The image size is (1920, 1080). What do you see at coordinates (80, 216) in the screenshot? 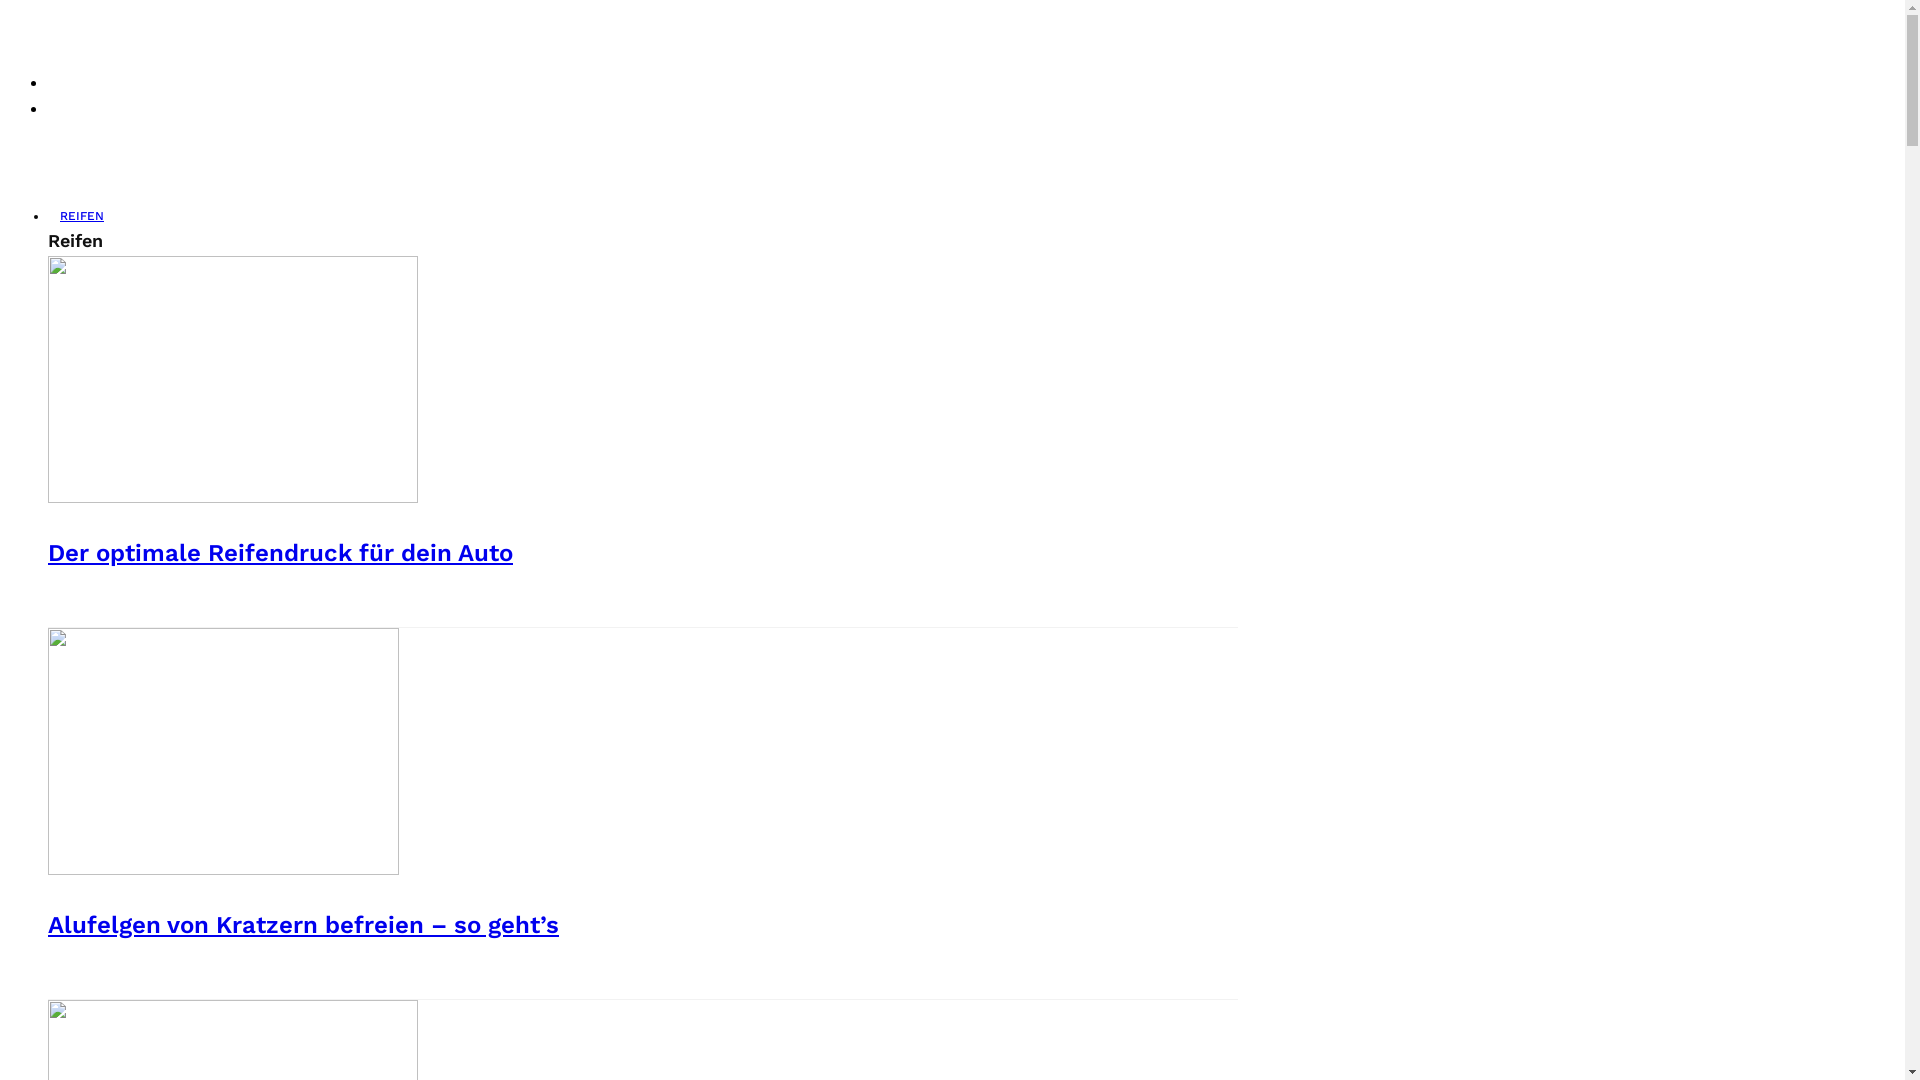
I see `'REIFEN'` at bounding box center [80, 216].